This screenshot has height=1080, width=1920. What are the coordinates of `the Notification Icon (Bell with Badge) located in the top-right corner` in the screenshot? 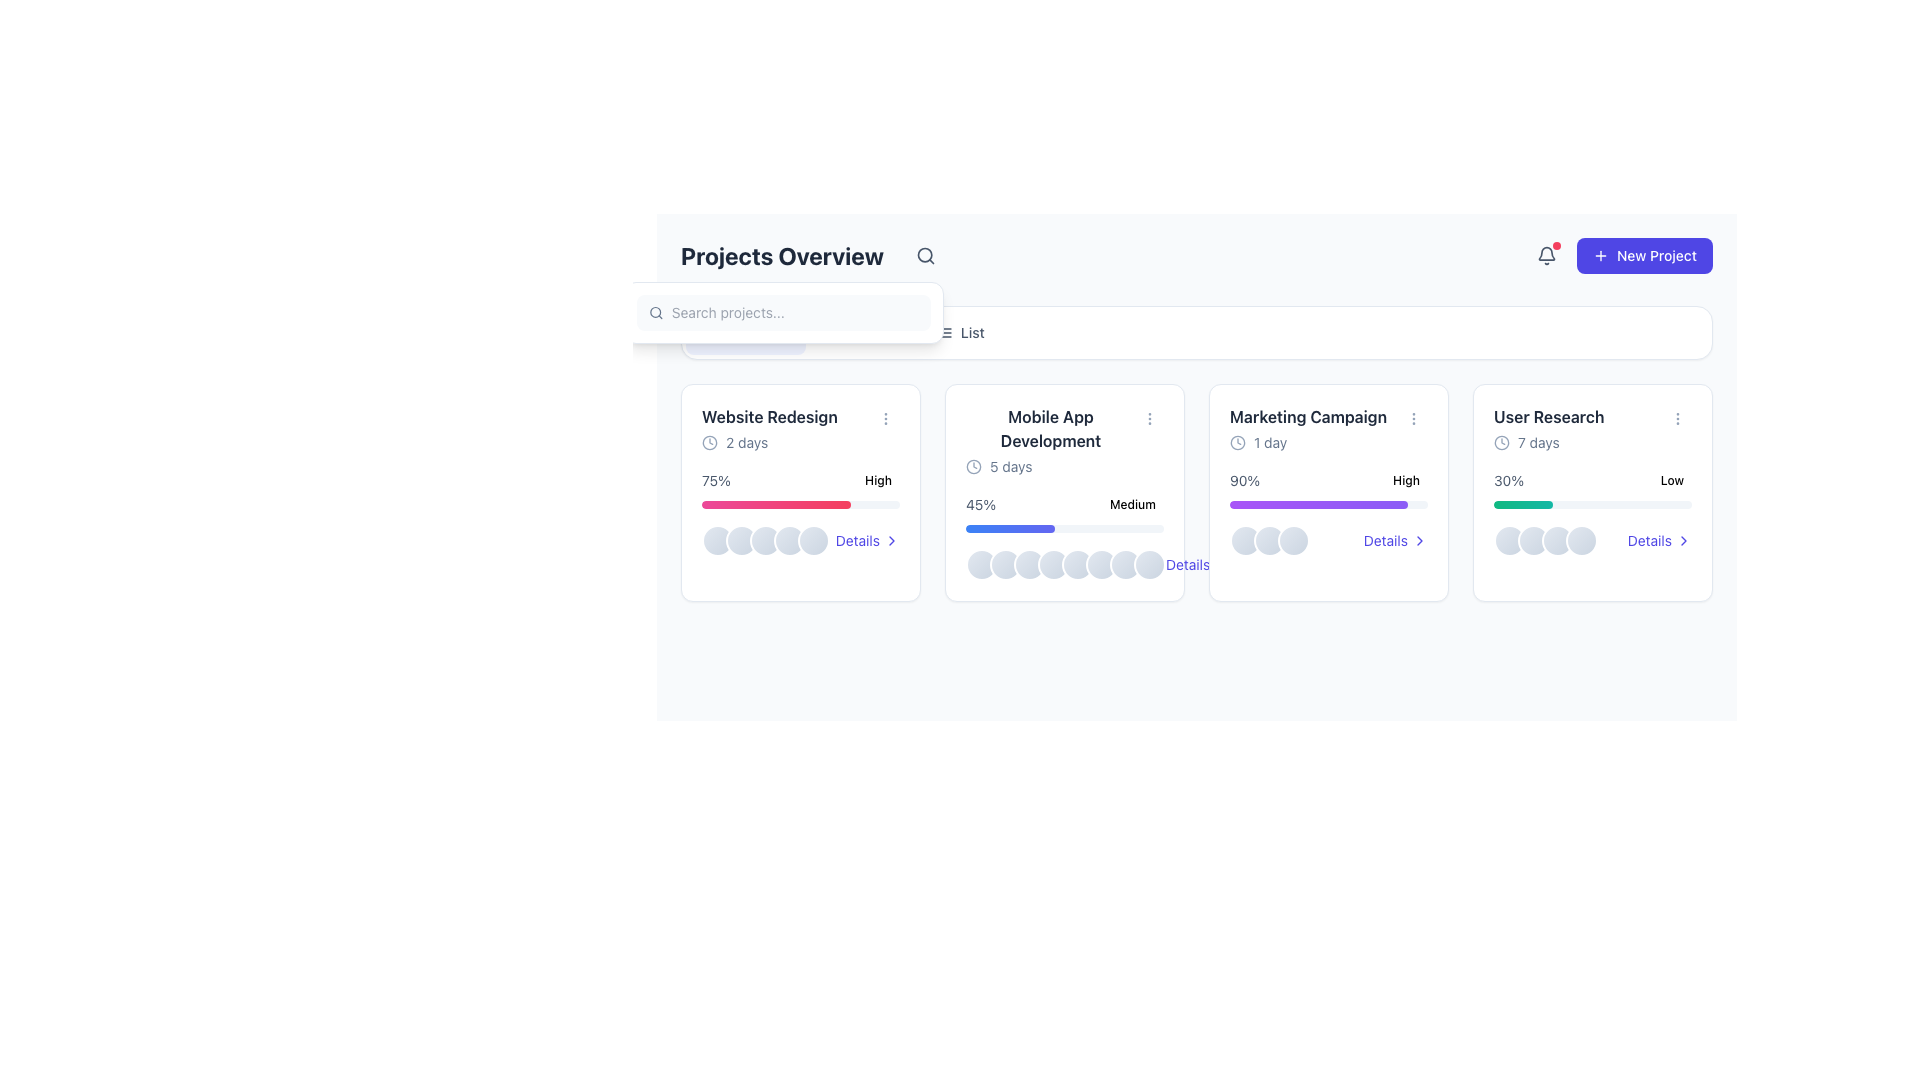 It's located at (1545, 254).